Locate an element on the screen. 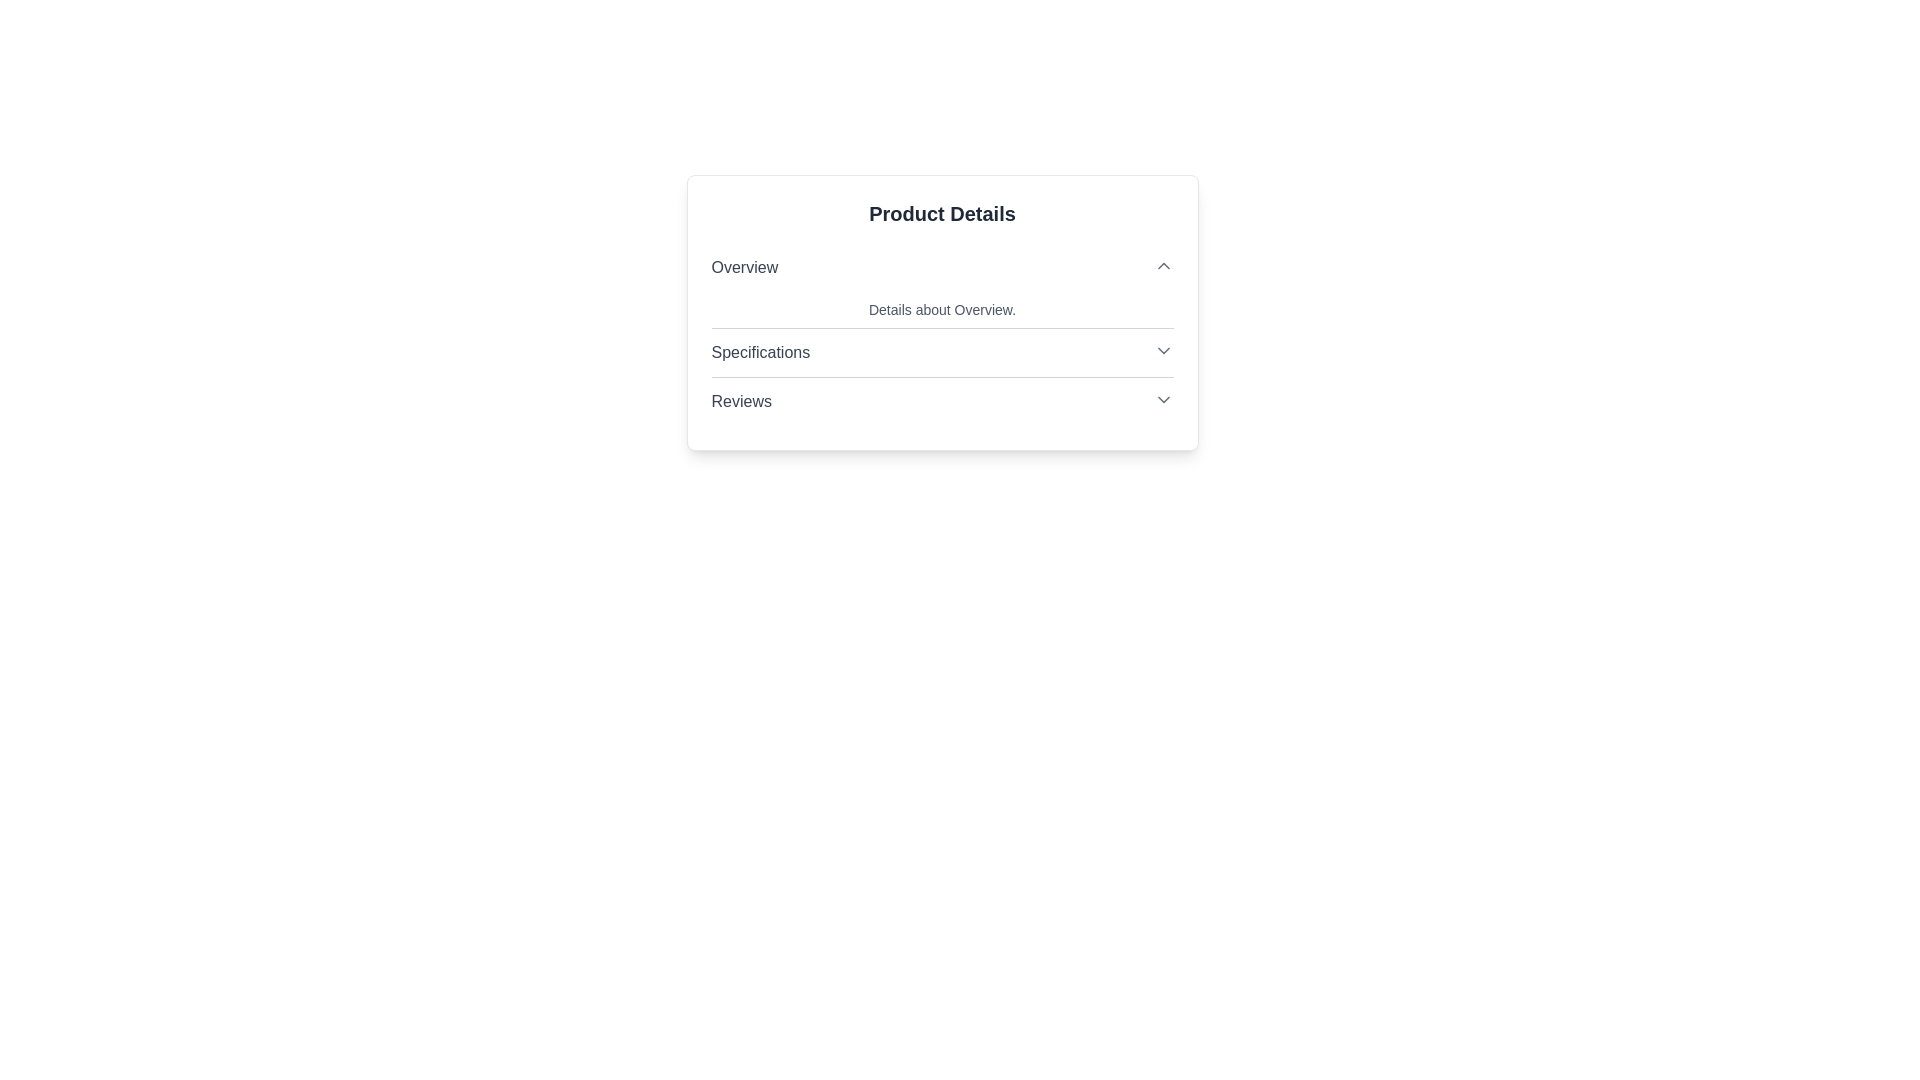 Image resolution: width=1920 pixels, height=1080 pixels. the chevron icon located at the far-right side of the 'Reviews' section is located at coordinates (1163, 400).